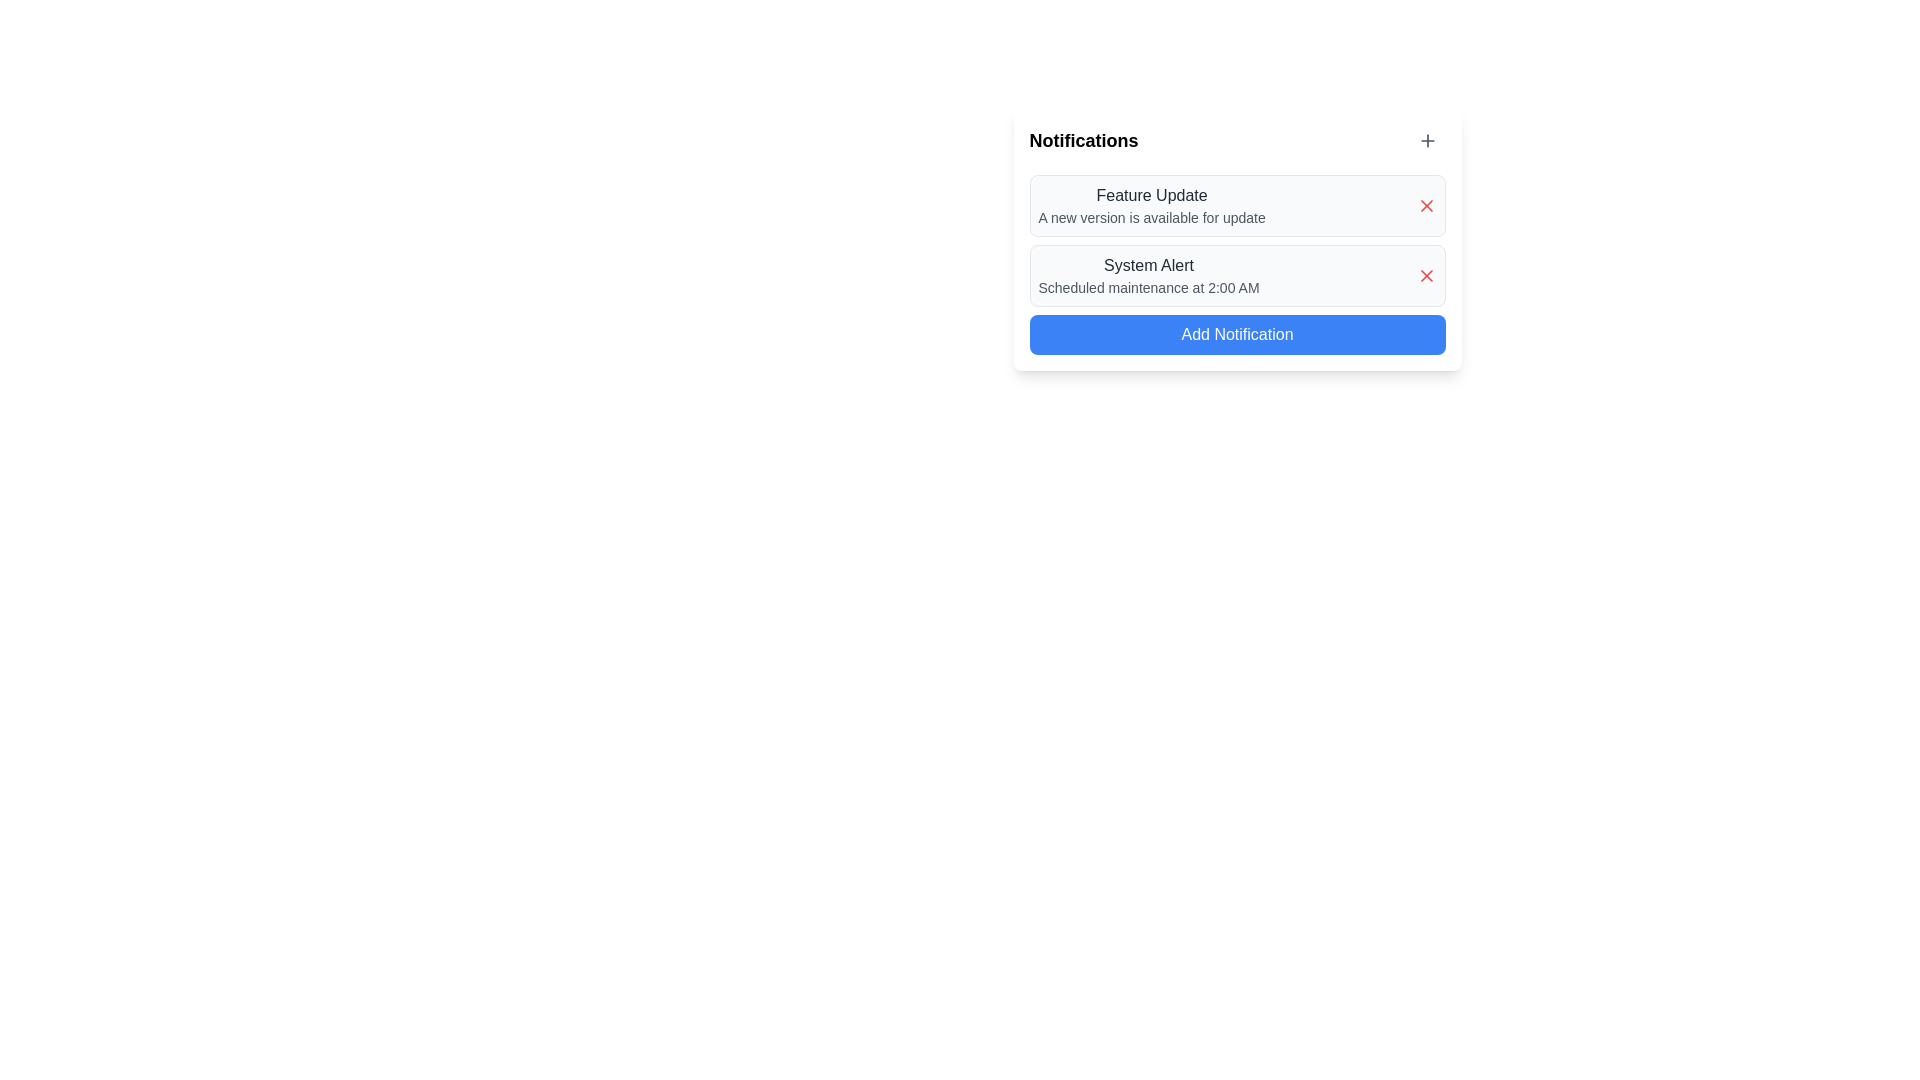  Describe the element at coordinates (1425, 276) in the screenshot. I see `the 'X' shaped close icon in the top-right corner of the 'System Alert' notification card` at that location.